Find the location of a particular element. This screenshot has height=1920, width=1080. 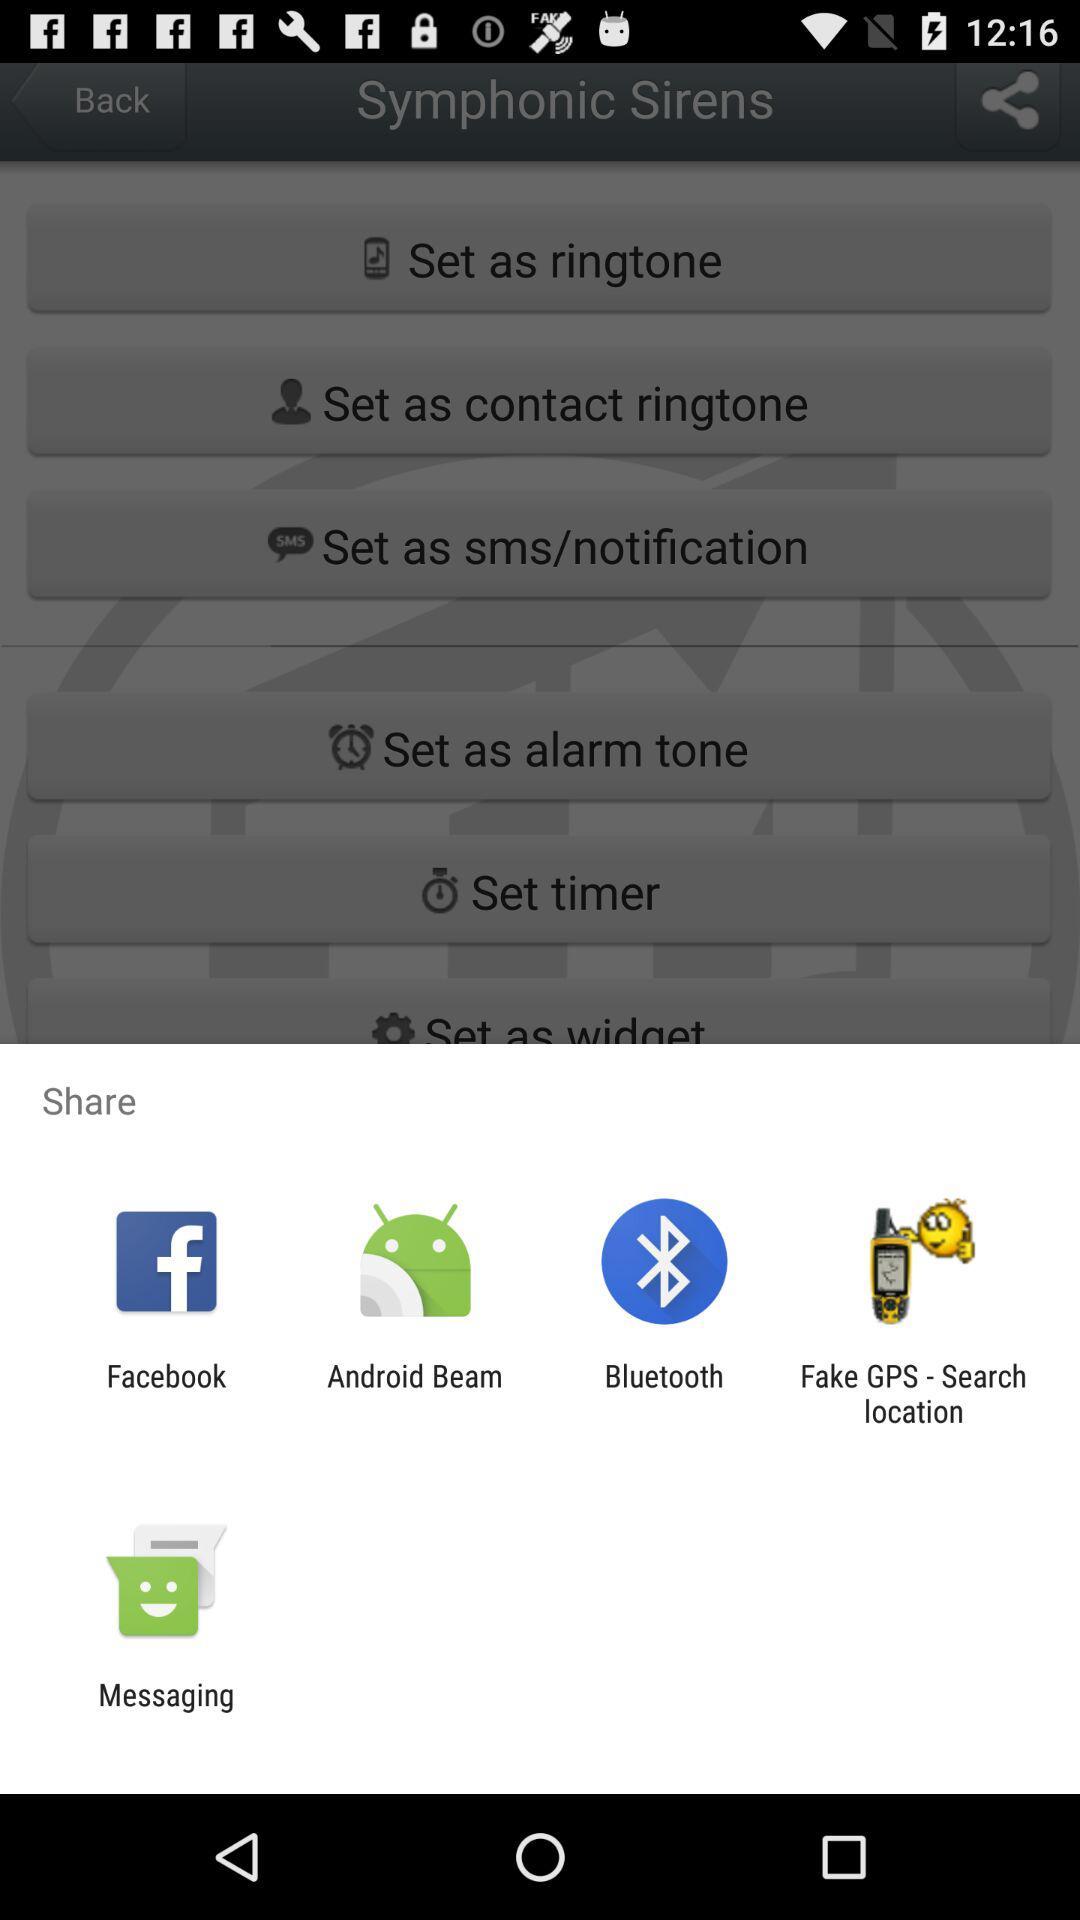

the fake gps search at the bottom right corner is located at coordinates (913, 1392).